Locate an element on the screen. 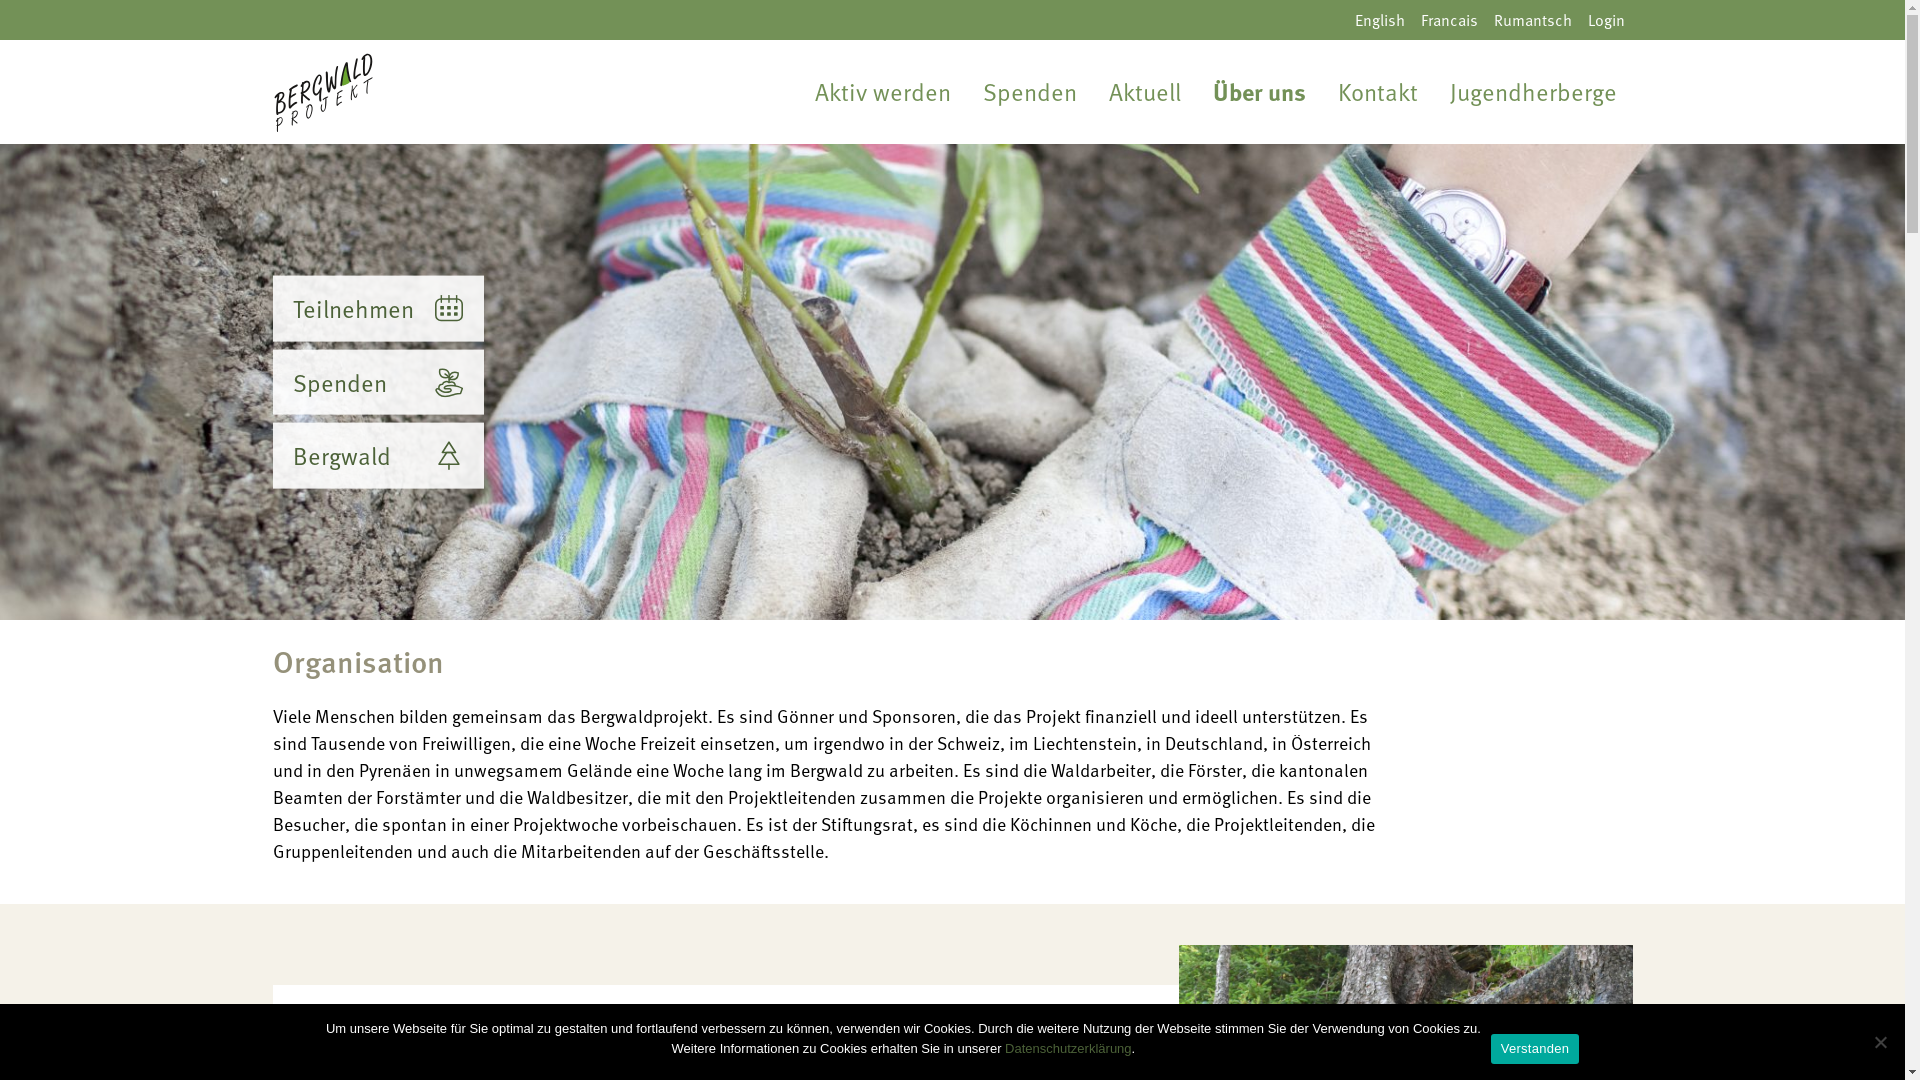 This screenshot has width=1920, height=1080. 'Verstanden' is located at coordinates (1534, 1048).